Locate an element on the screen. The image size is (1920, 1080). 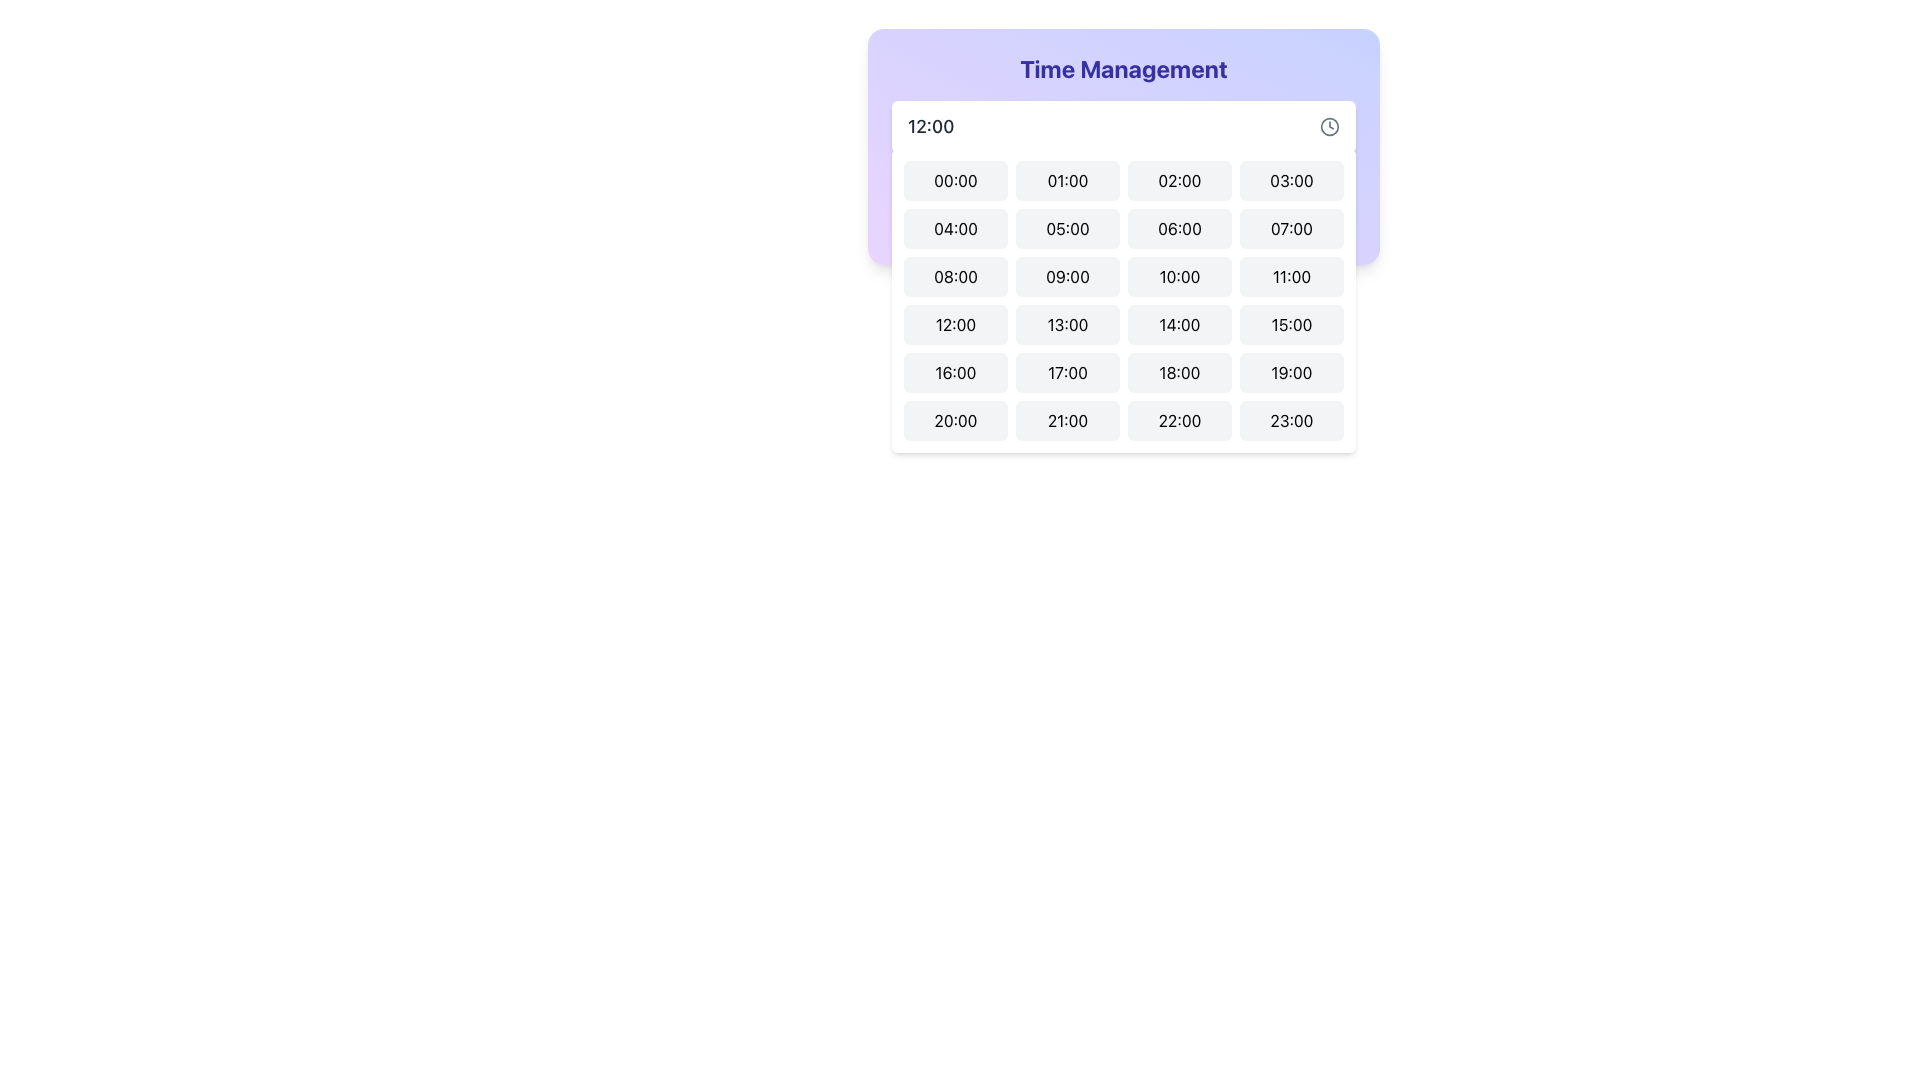
the button displaying '08:00' in the 'Time Management' dropdown panel to change its color to indigo is located at coordinates (954, 277).